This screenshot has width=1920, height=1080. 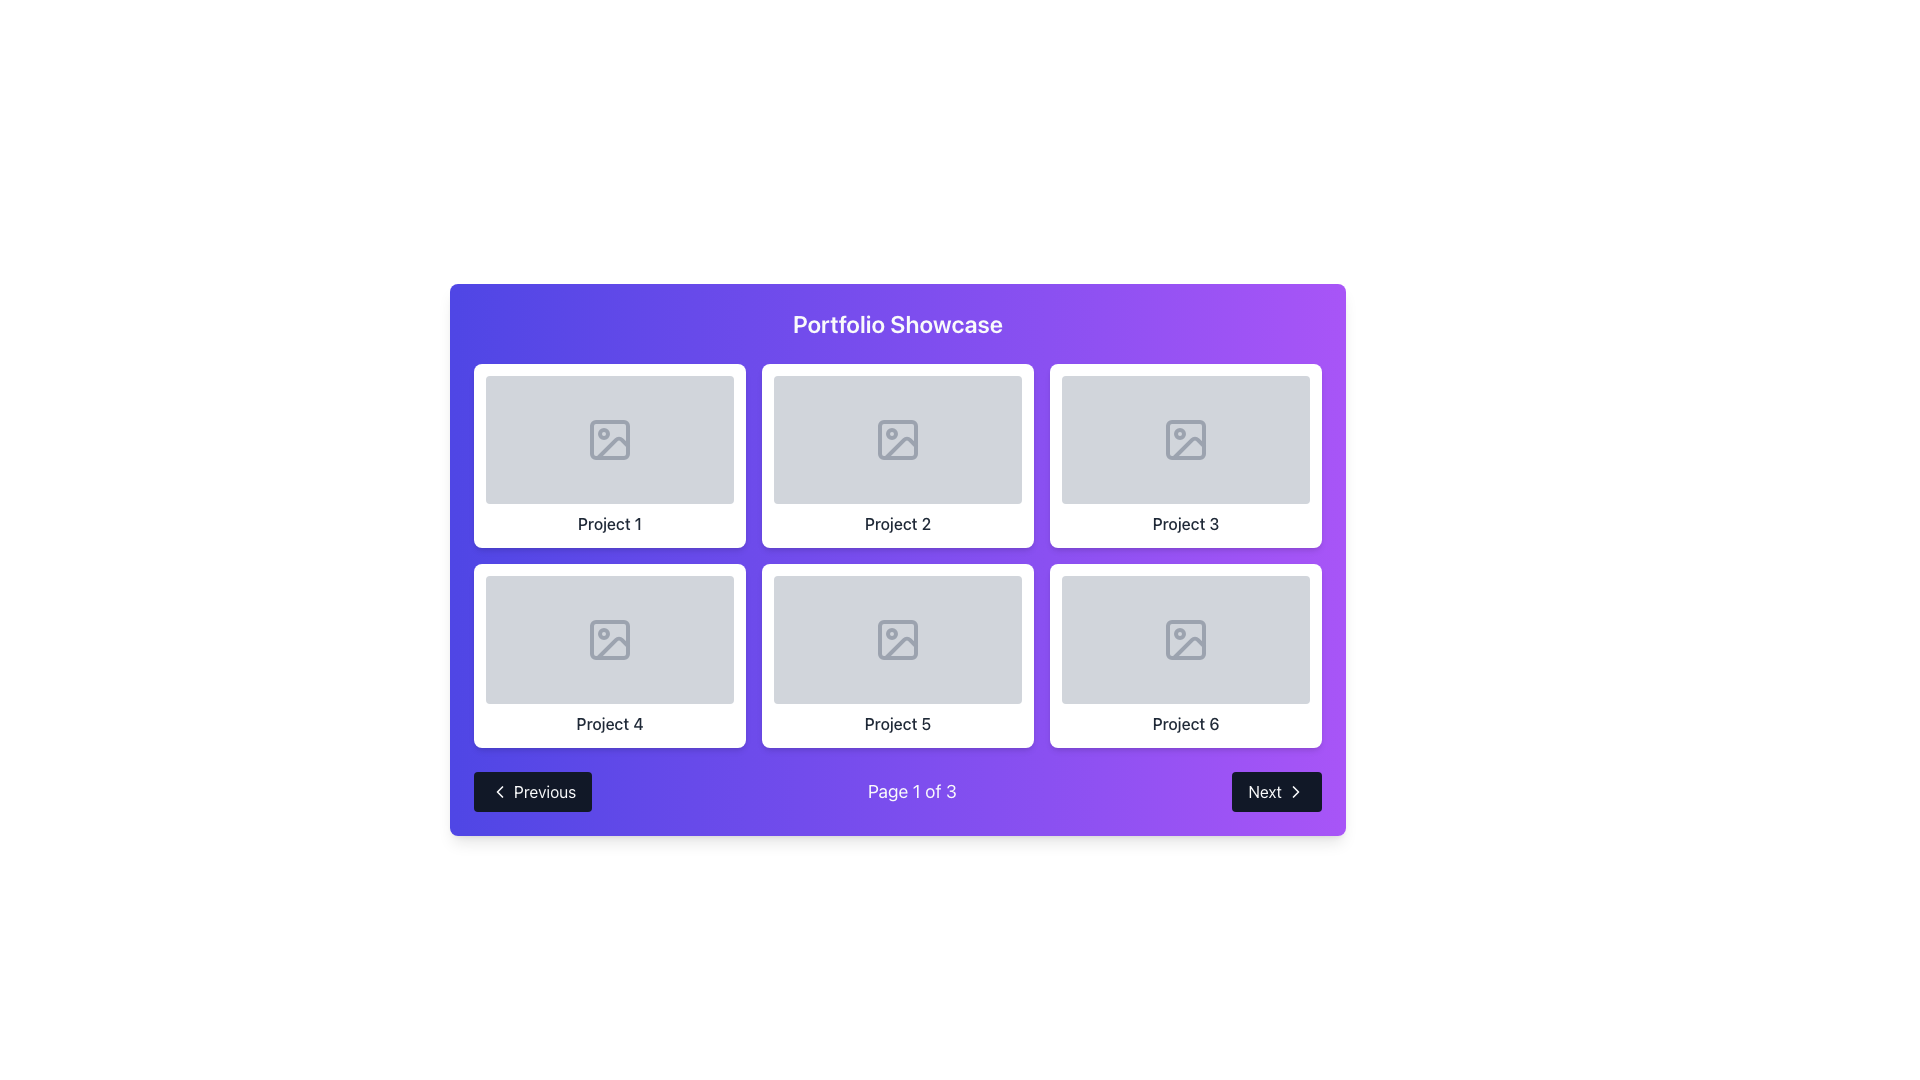 I want to click on the individual project cards displayed in the Grid Layout positioned below the title 'Portfolio Showcase', so click(x=896, y=555).